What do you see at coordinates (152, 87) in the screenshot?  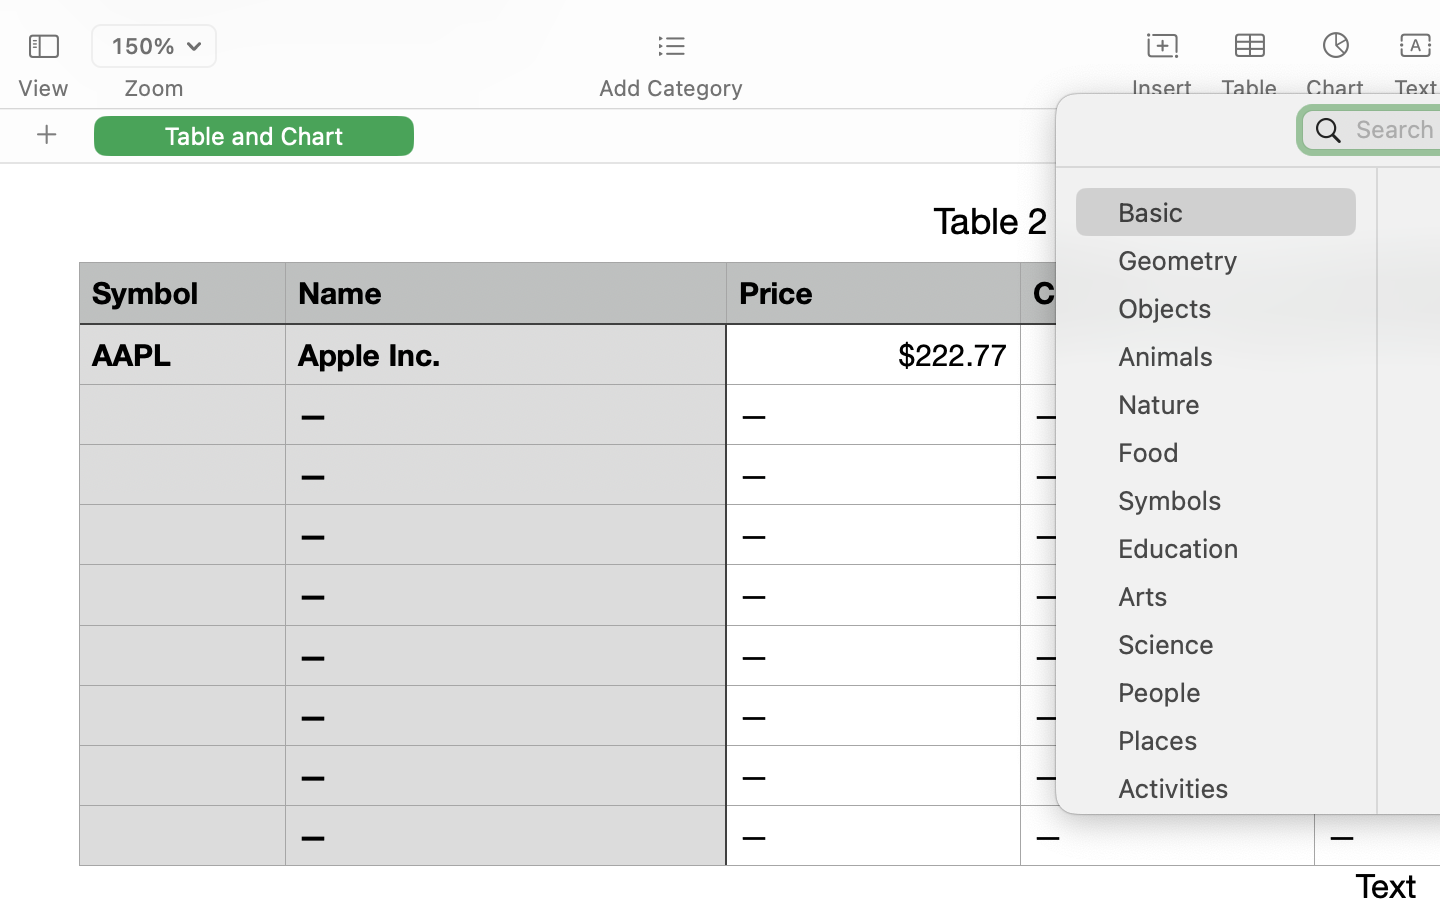 I see `'Zoom'` at bounding box center [152, 87].